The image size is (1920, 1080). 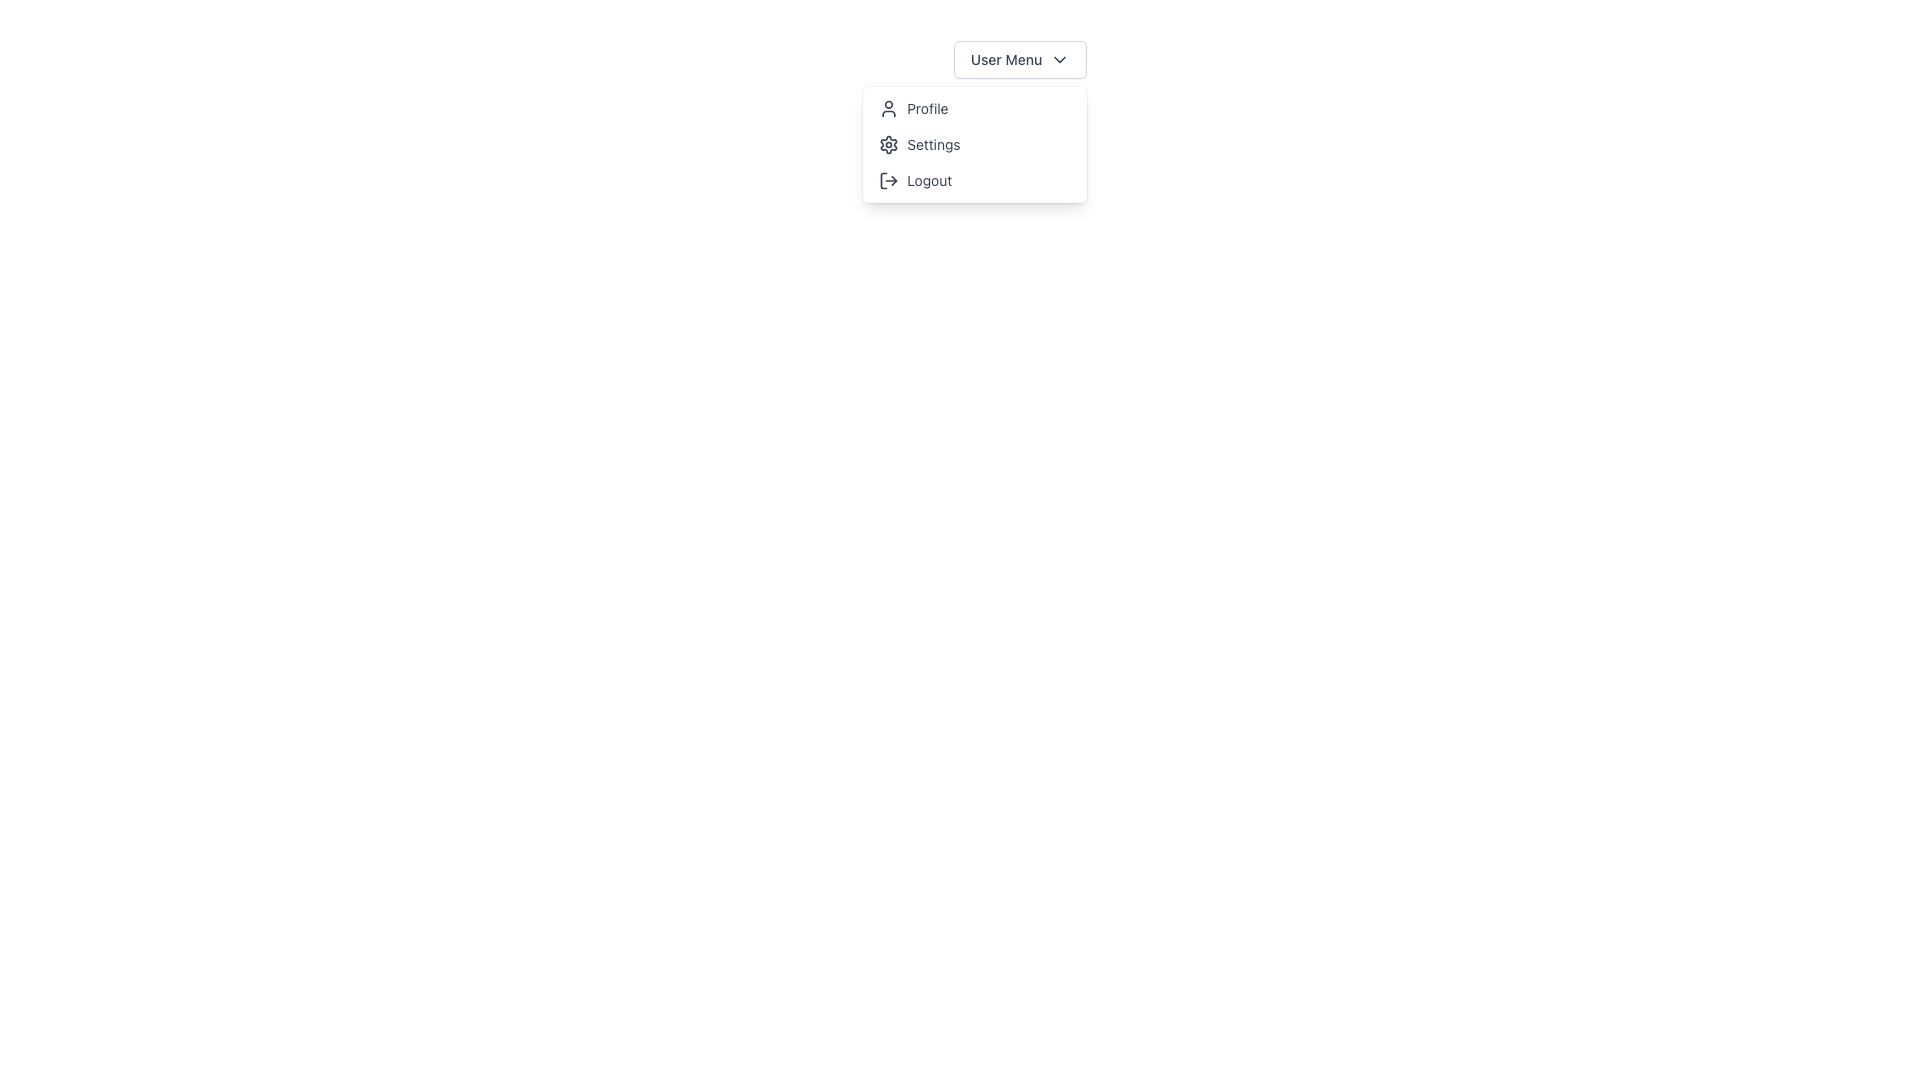 I want to click on the vertical segment of the SVG icon associated with the 'Logout' menu item, which is located near the left side of the label in the dropdown menu, so click(x=883, y=181).